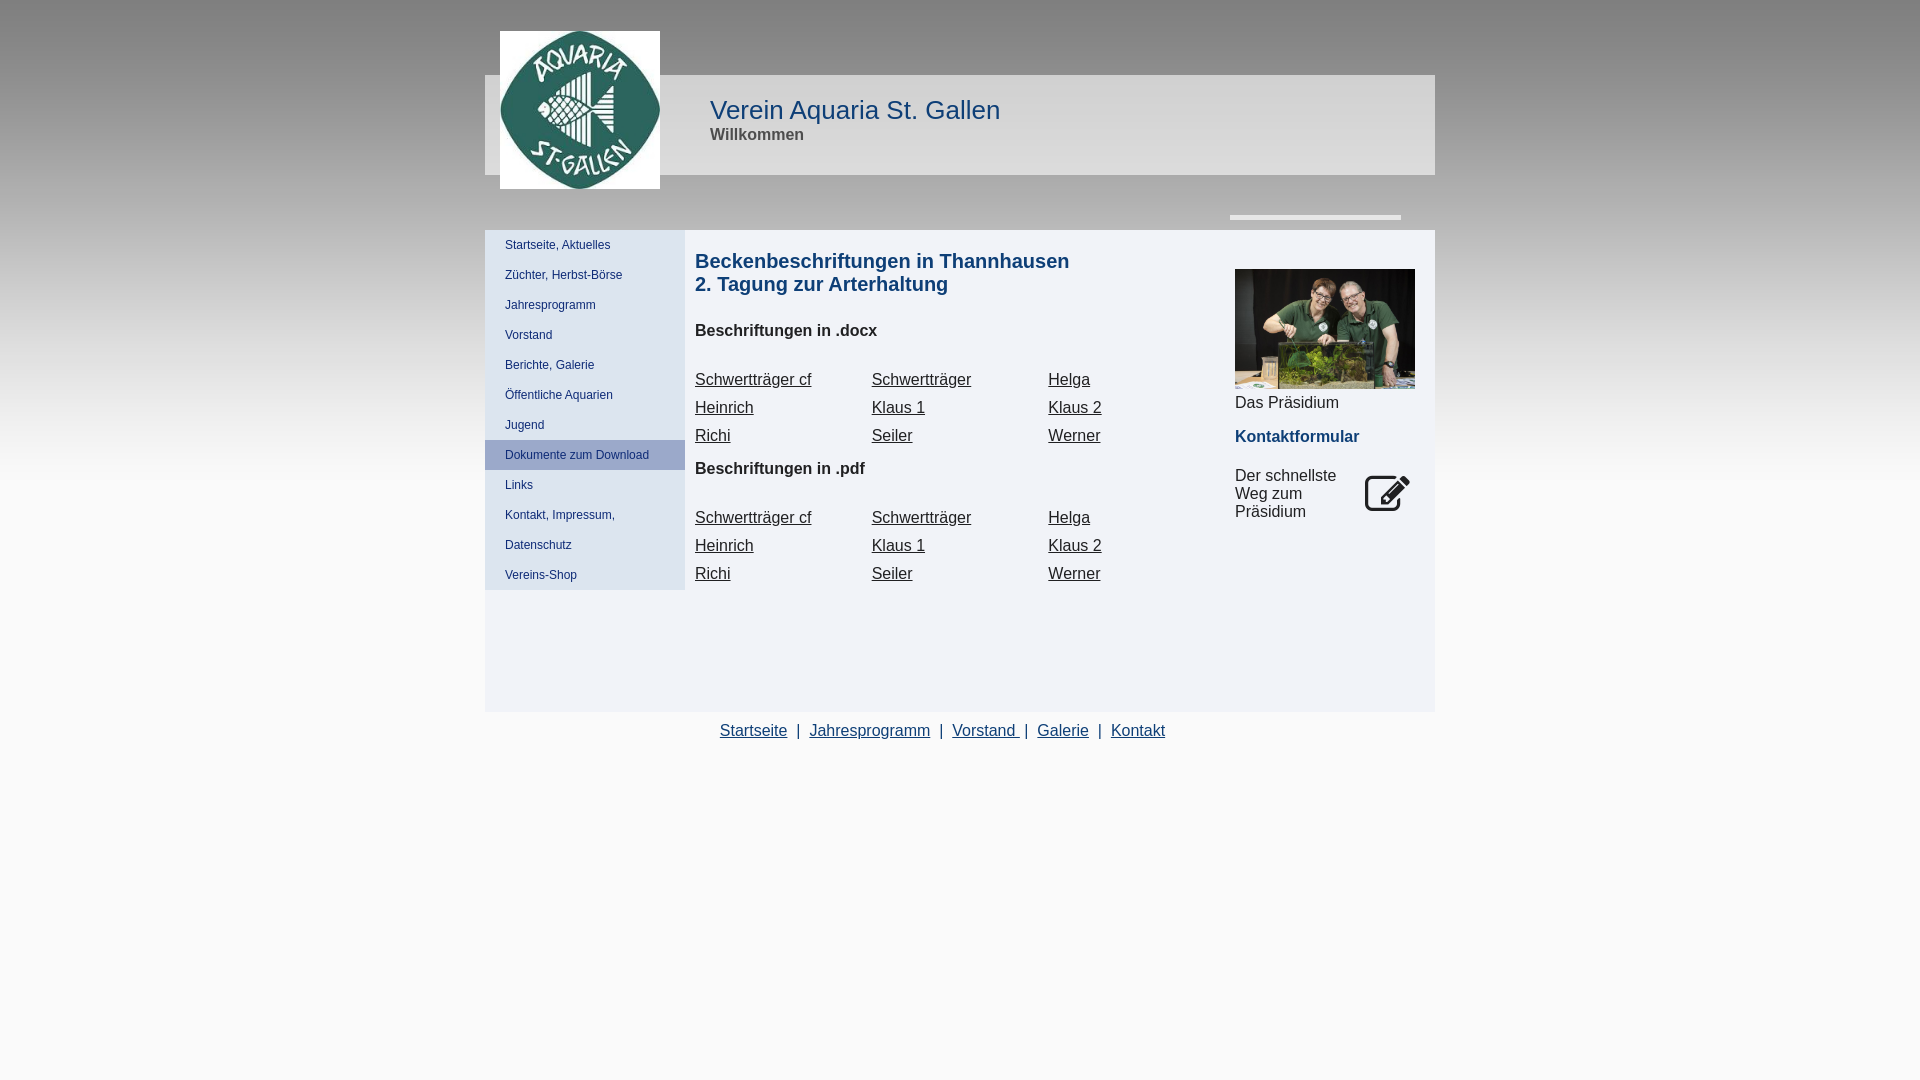 This screenshot has height=1080, width=1920. What do you see at coordinates (897, 545) in the screenshot?
I see `'Klaus 1'` at bounding box center [897, 545].